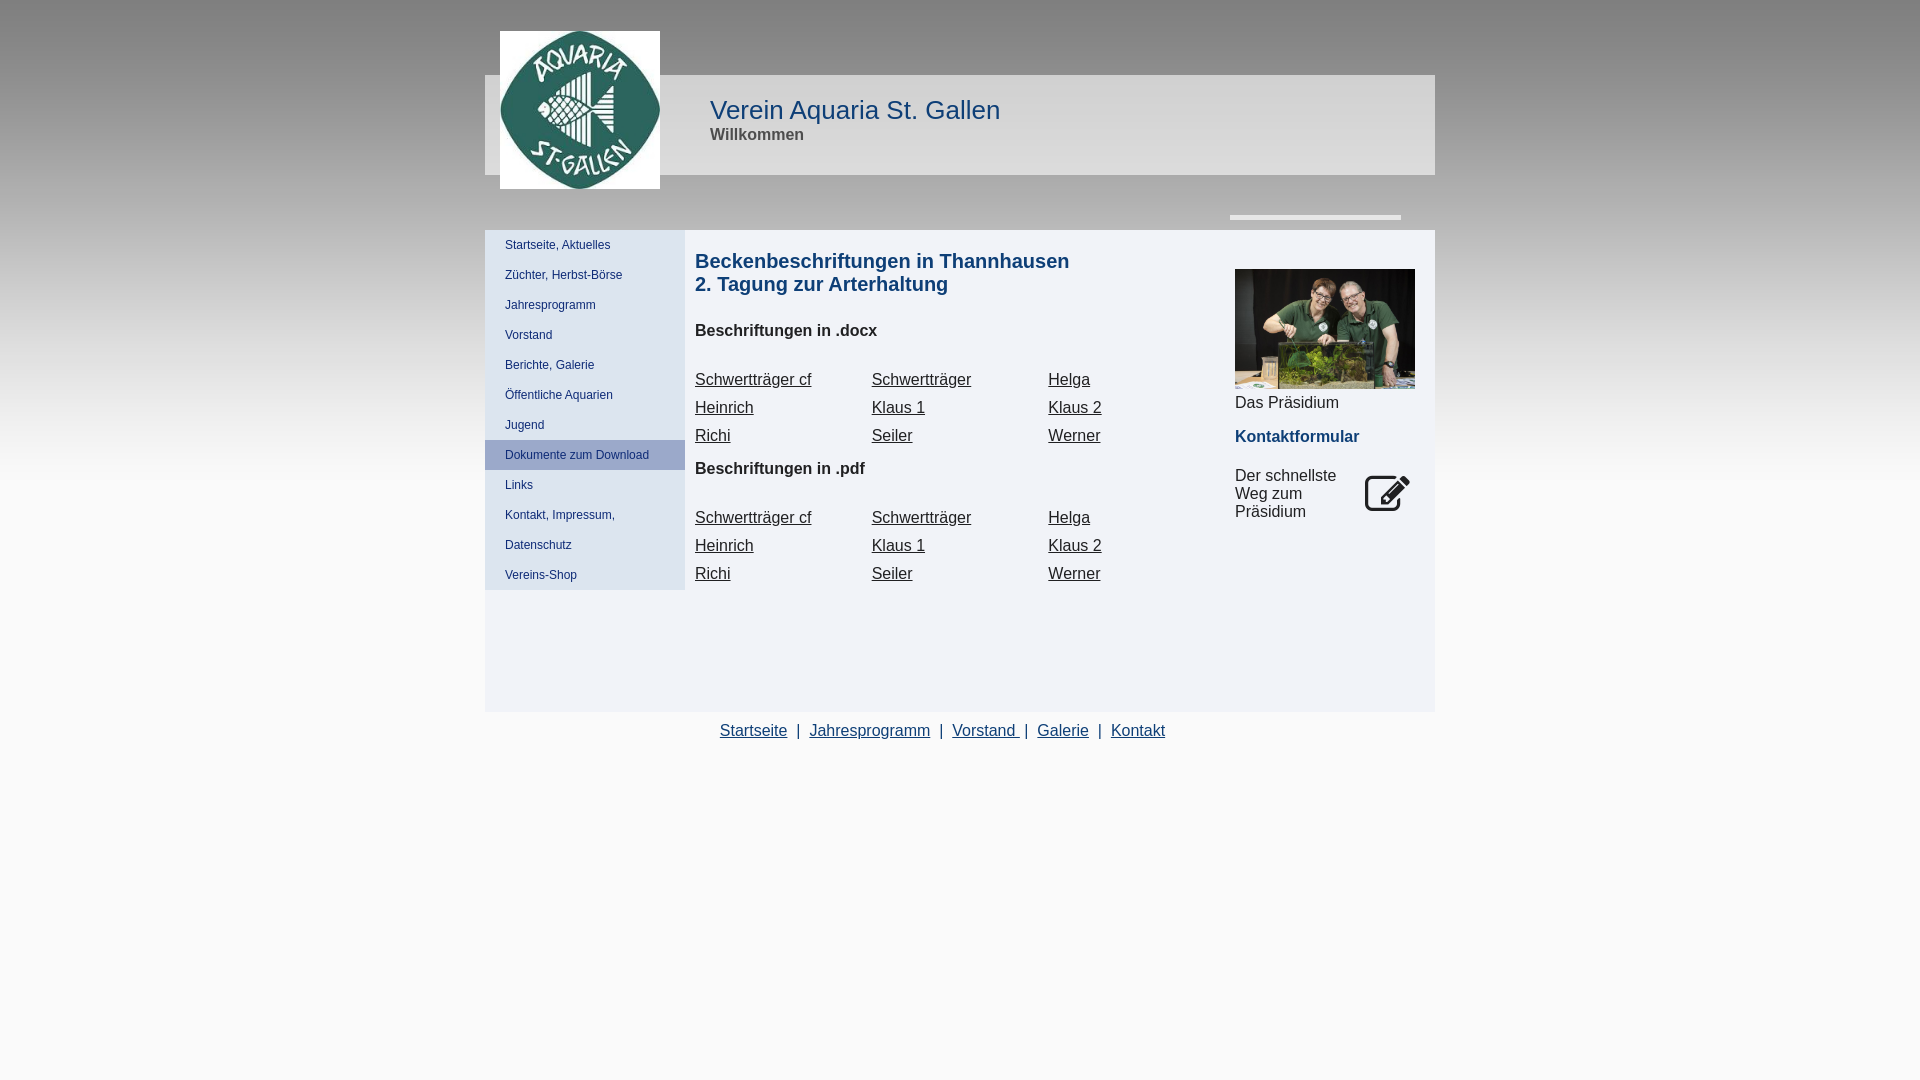 This screenshot has height=1080, width=1920. What do you see at coordinates (897, 545) in the screenshot?
I see `'Klaus 1'` at bounding box center [897, 545].